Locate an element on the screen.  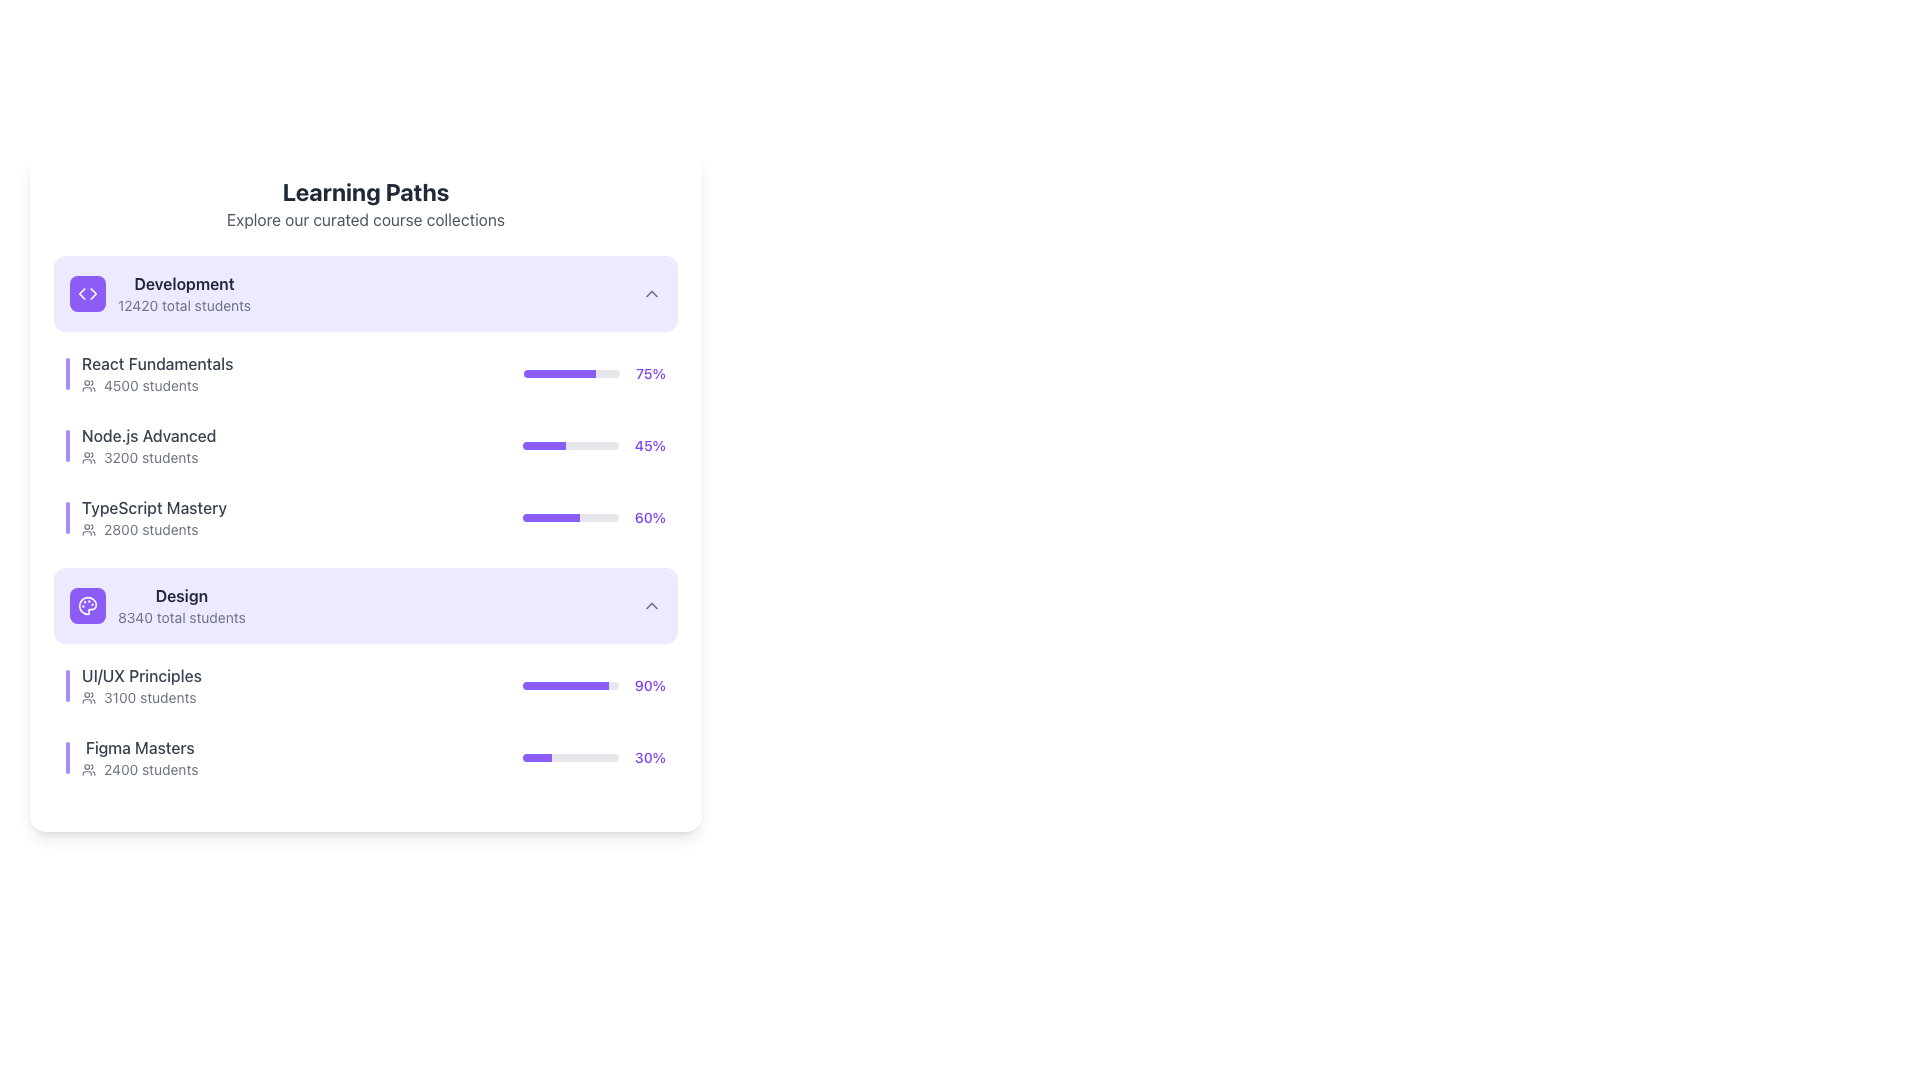
progress is located at coordinates (562, 445).